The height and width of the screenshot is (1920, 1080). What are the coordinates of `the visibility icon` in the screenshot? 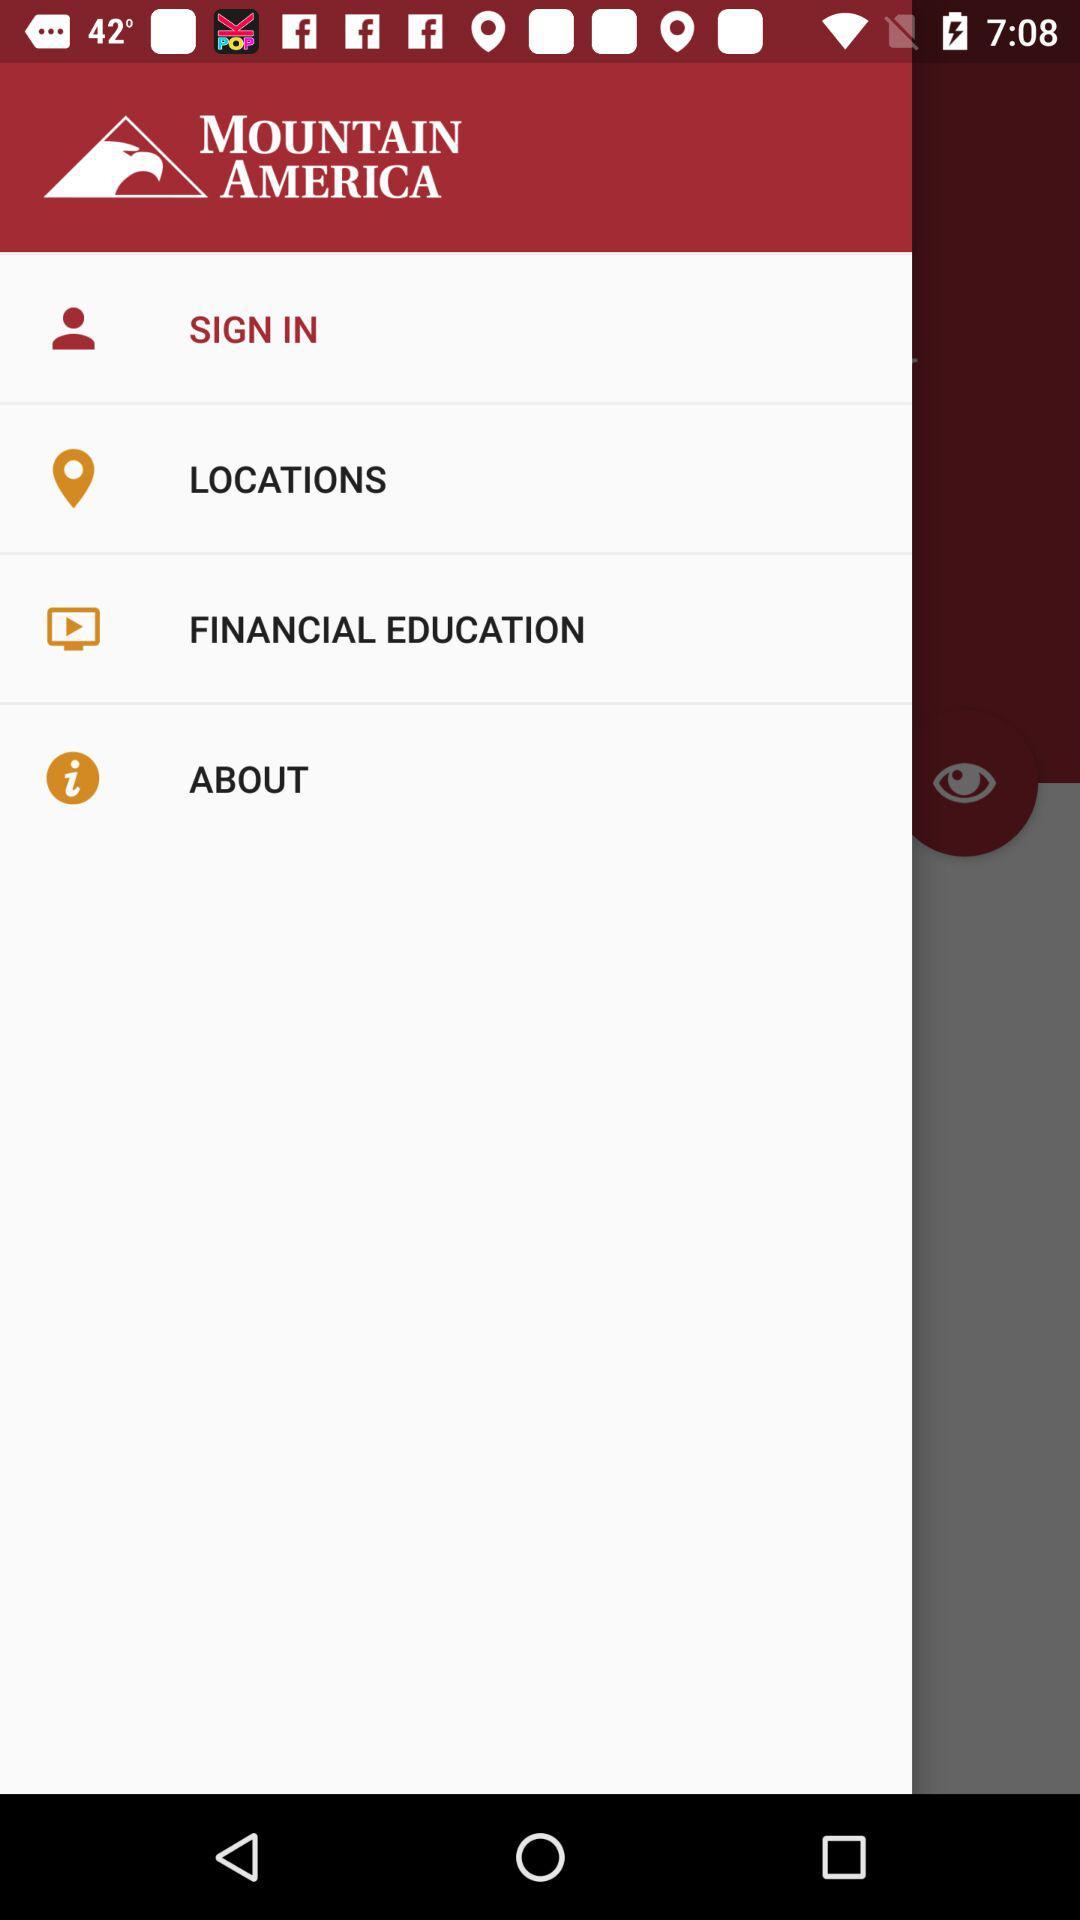 It's located at (963, 781).